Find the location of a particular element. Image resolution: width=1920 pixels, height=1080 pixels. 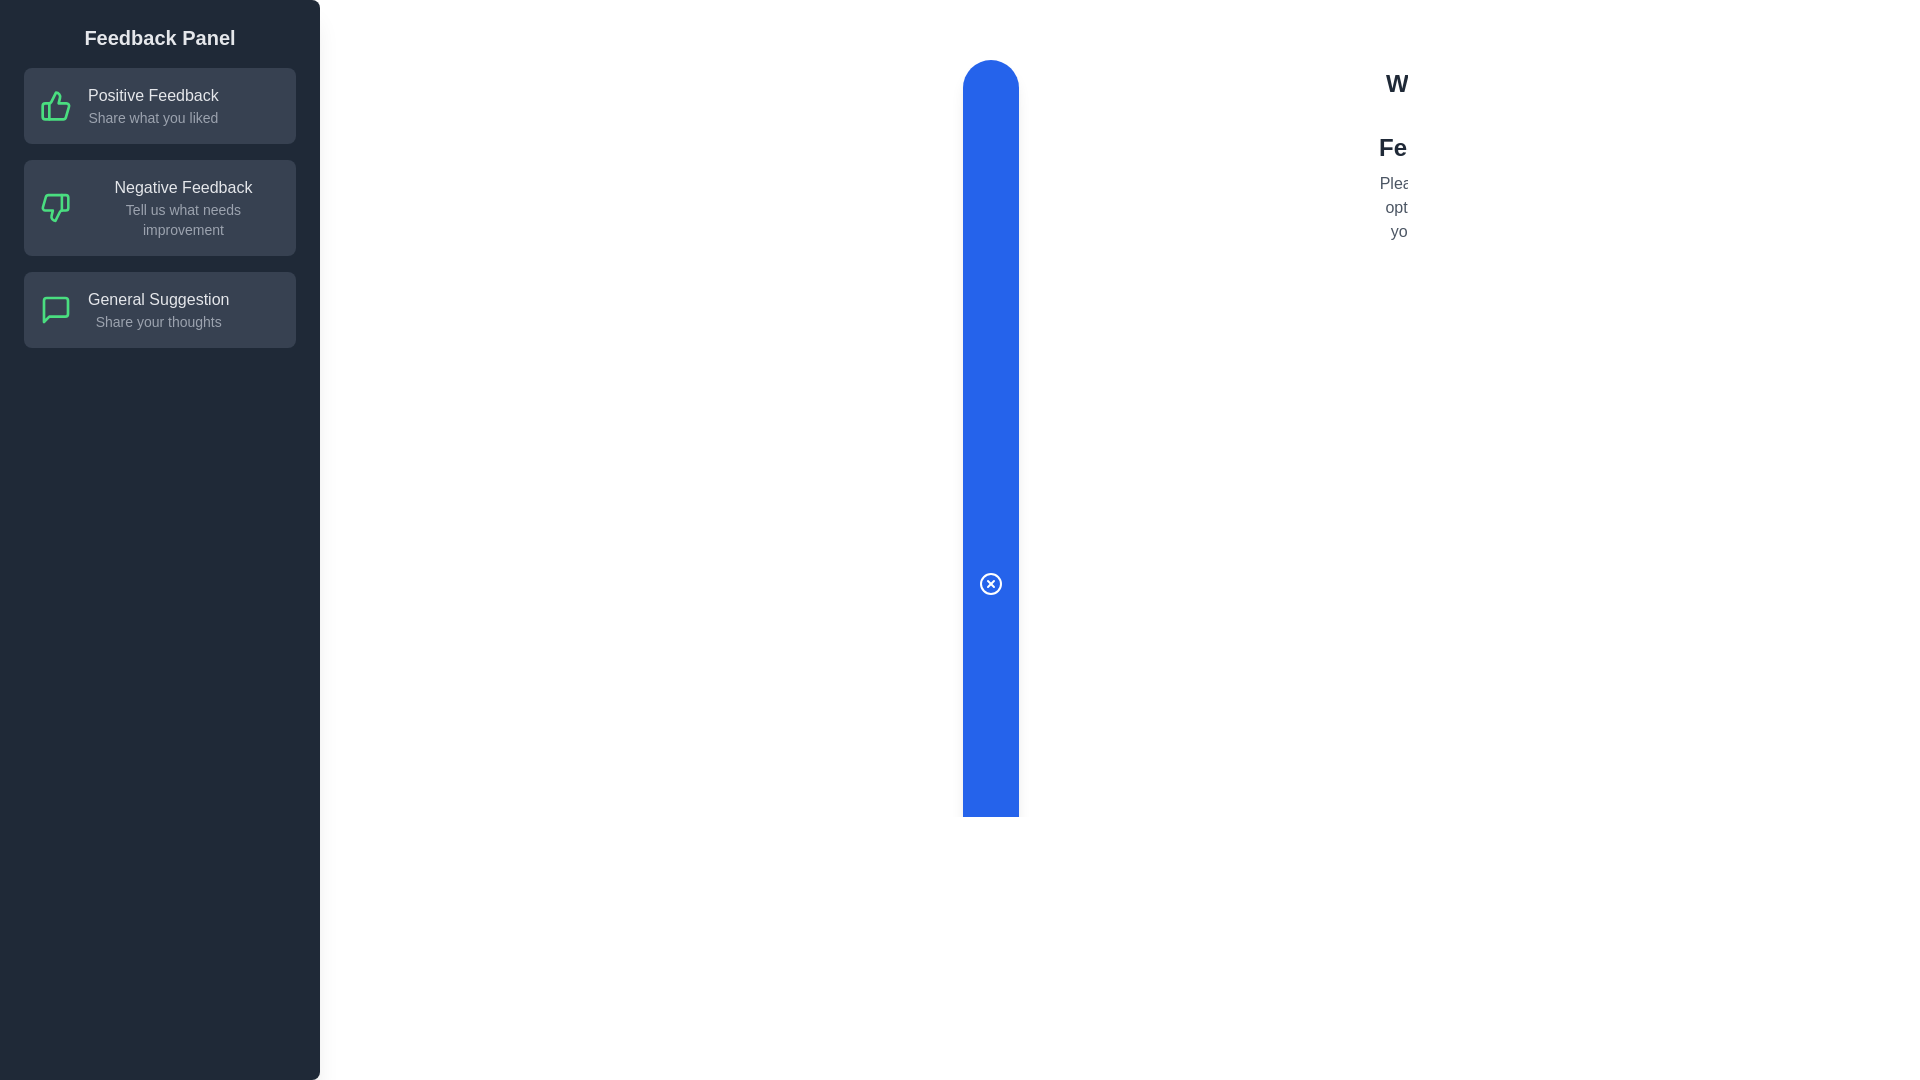

the feedback option Negative Feedback by clicking on the corresponding area is located at coordinates (158, 208).